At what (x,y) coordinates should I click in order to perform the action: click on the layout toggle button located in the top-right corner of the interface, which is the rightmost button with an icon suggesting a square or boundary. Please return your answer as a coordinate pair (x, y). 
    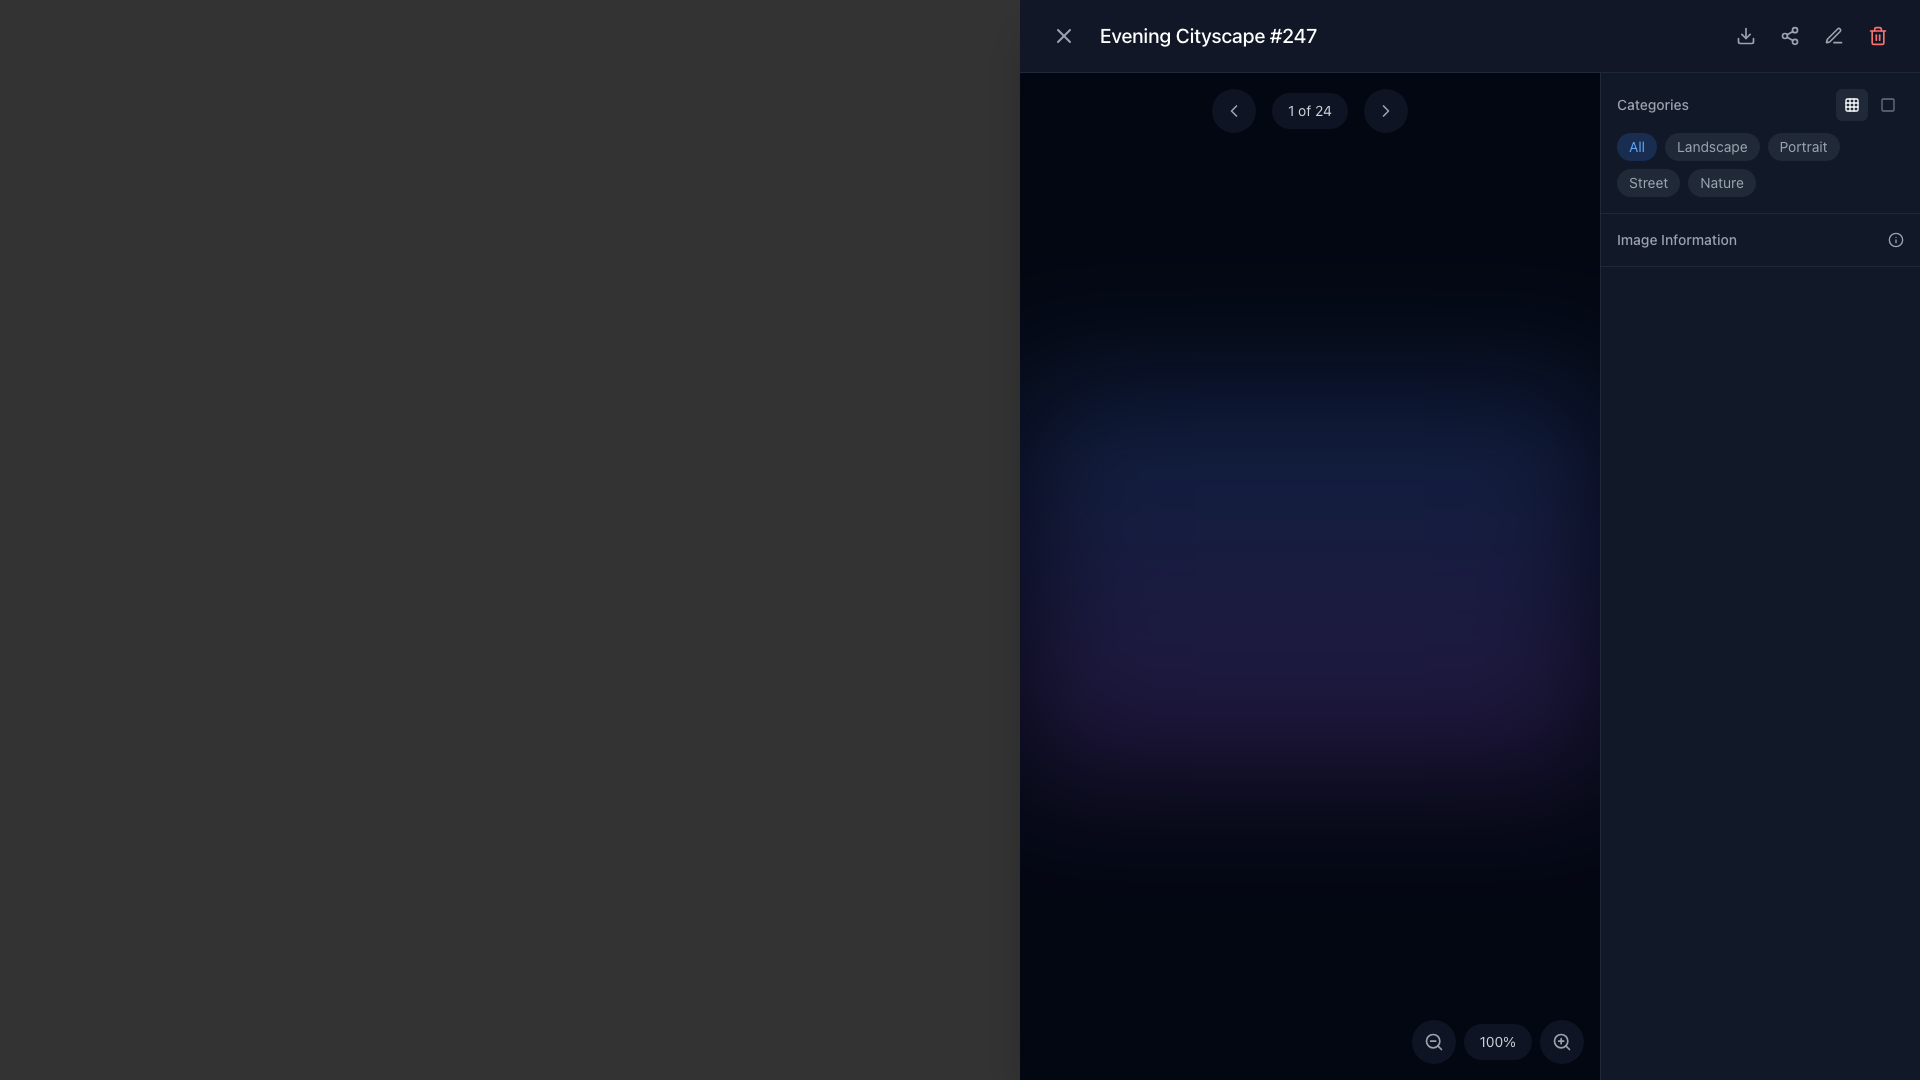
    Looking at the image, I should click on (1886, 104).